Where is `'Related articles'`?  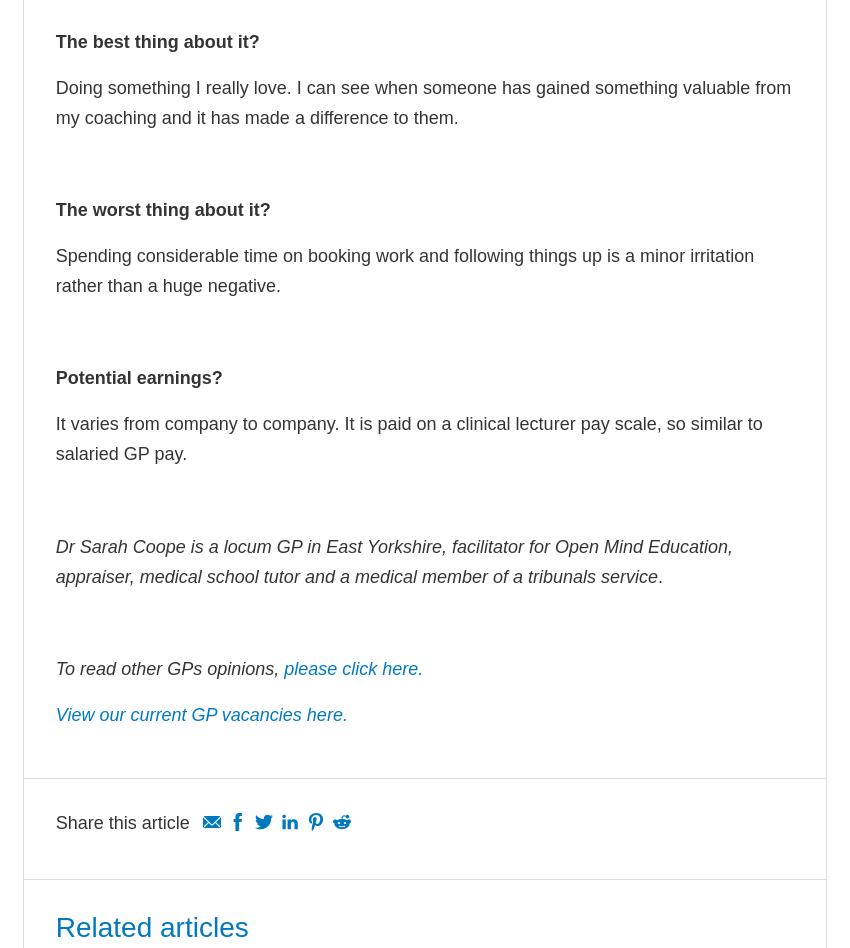
'Related articles' is located at coordinates (151, 925).